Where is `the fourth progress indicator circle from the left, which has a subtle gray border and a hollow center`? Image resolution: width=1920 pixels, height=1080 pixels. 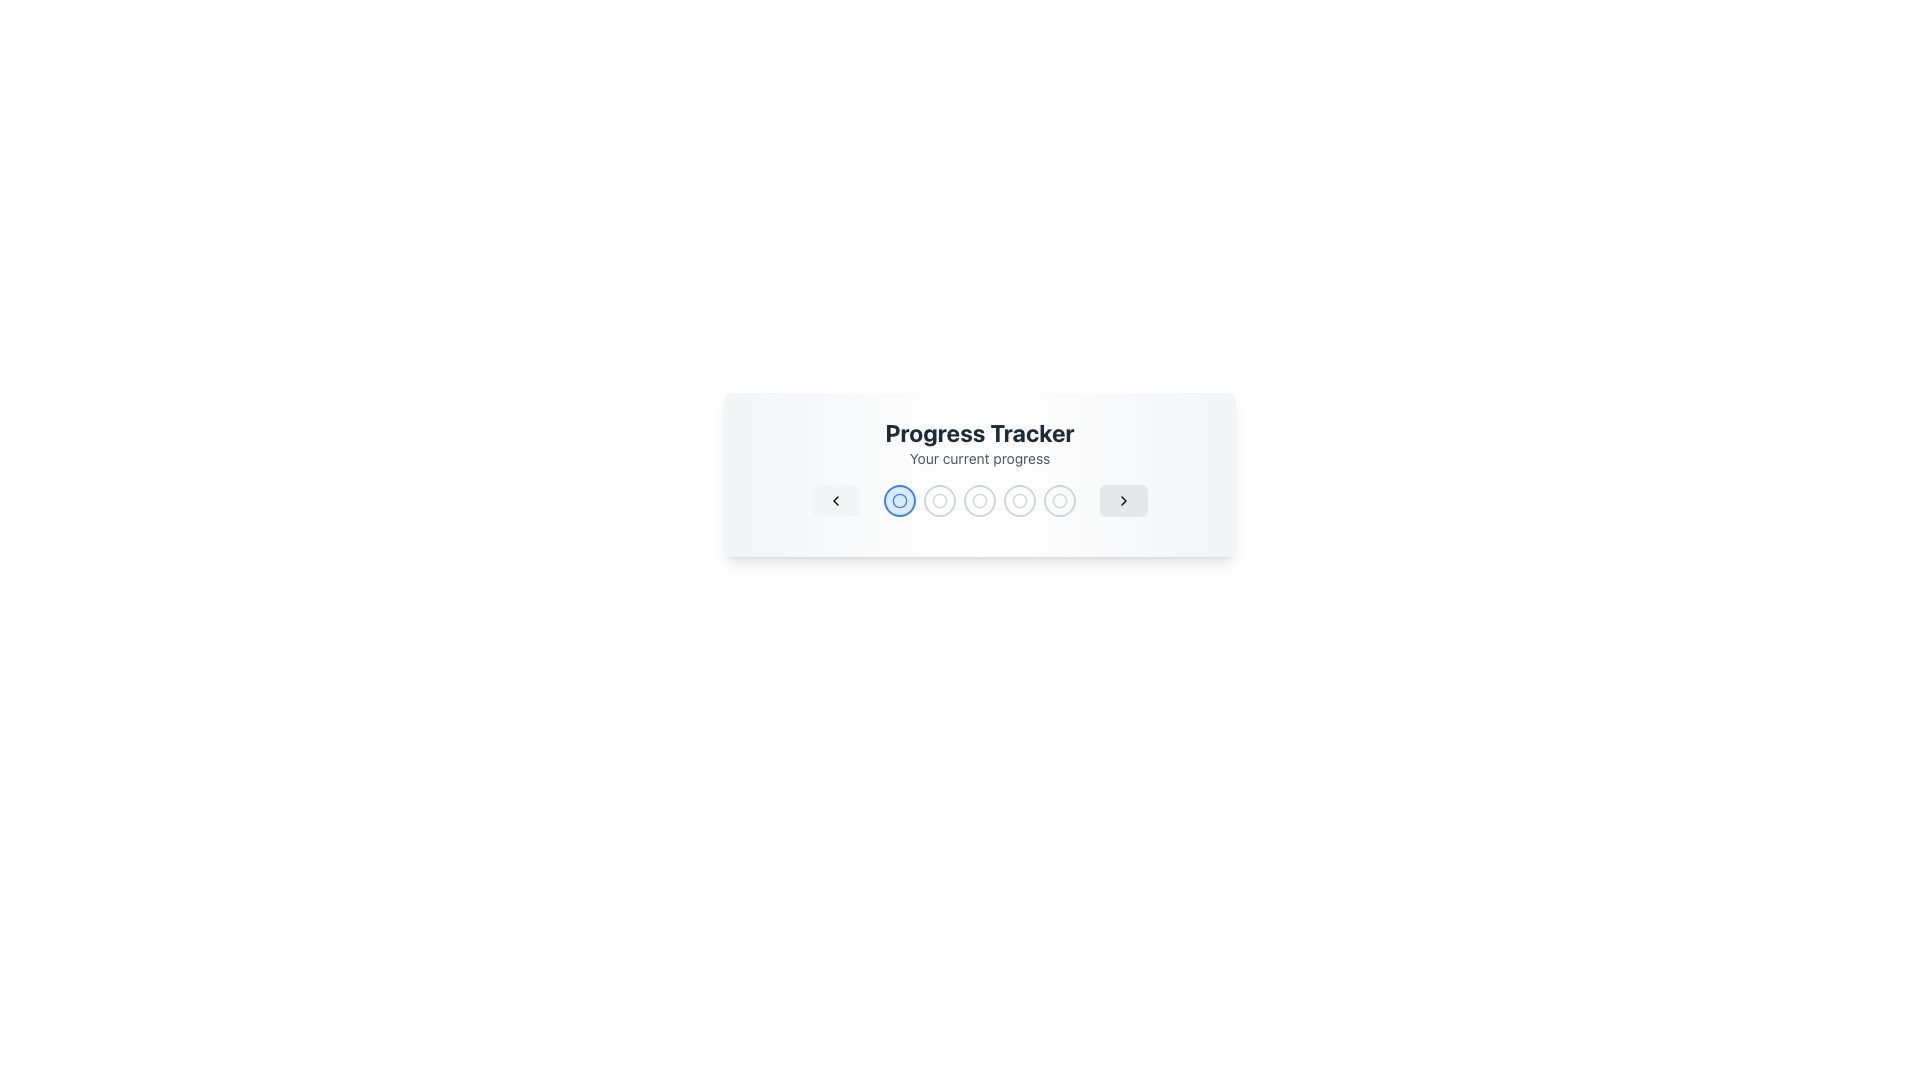
the fourth progress indicator circle from the left, which has a subtle gray border and a hollow center is located at coordinates (1019, 500).